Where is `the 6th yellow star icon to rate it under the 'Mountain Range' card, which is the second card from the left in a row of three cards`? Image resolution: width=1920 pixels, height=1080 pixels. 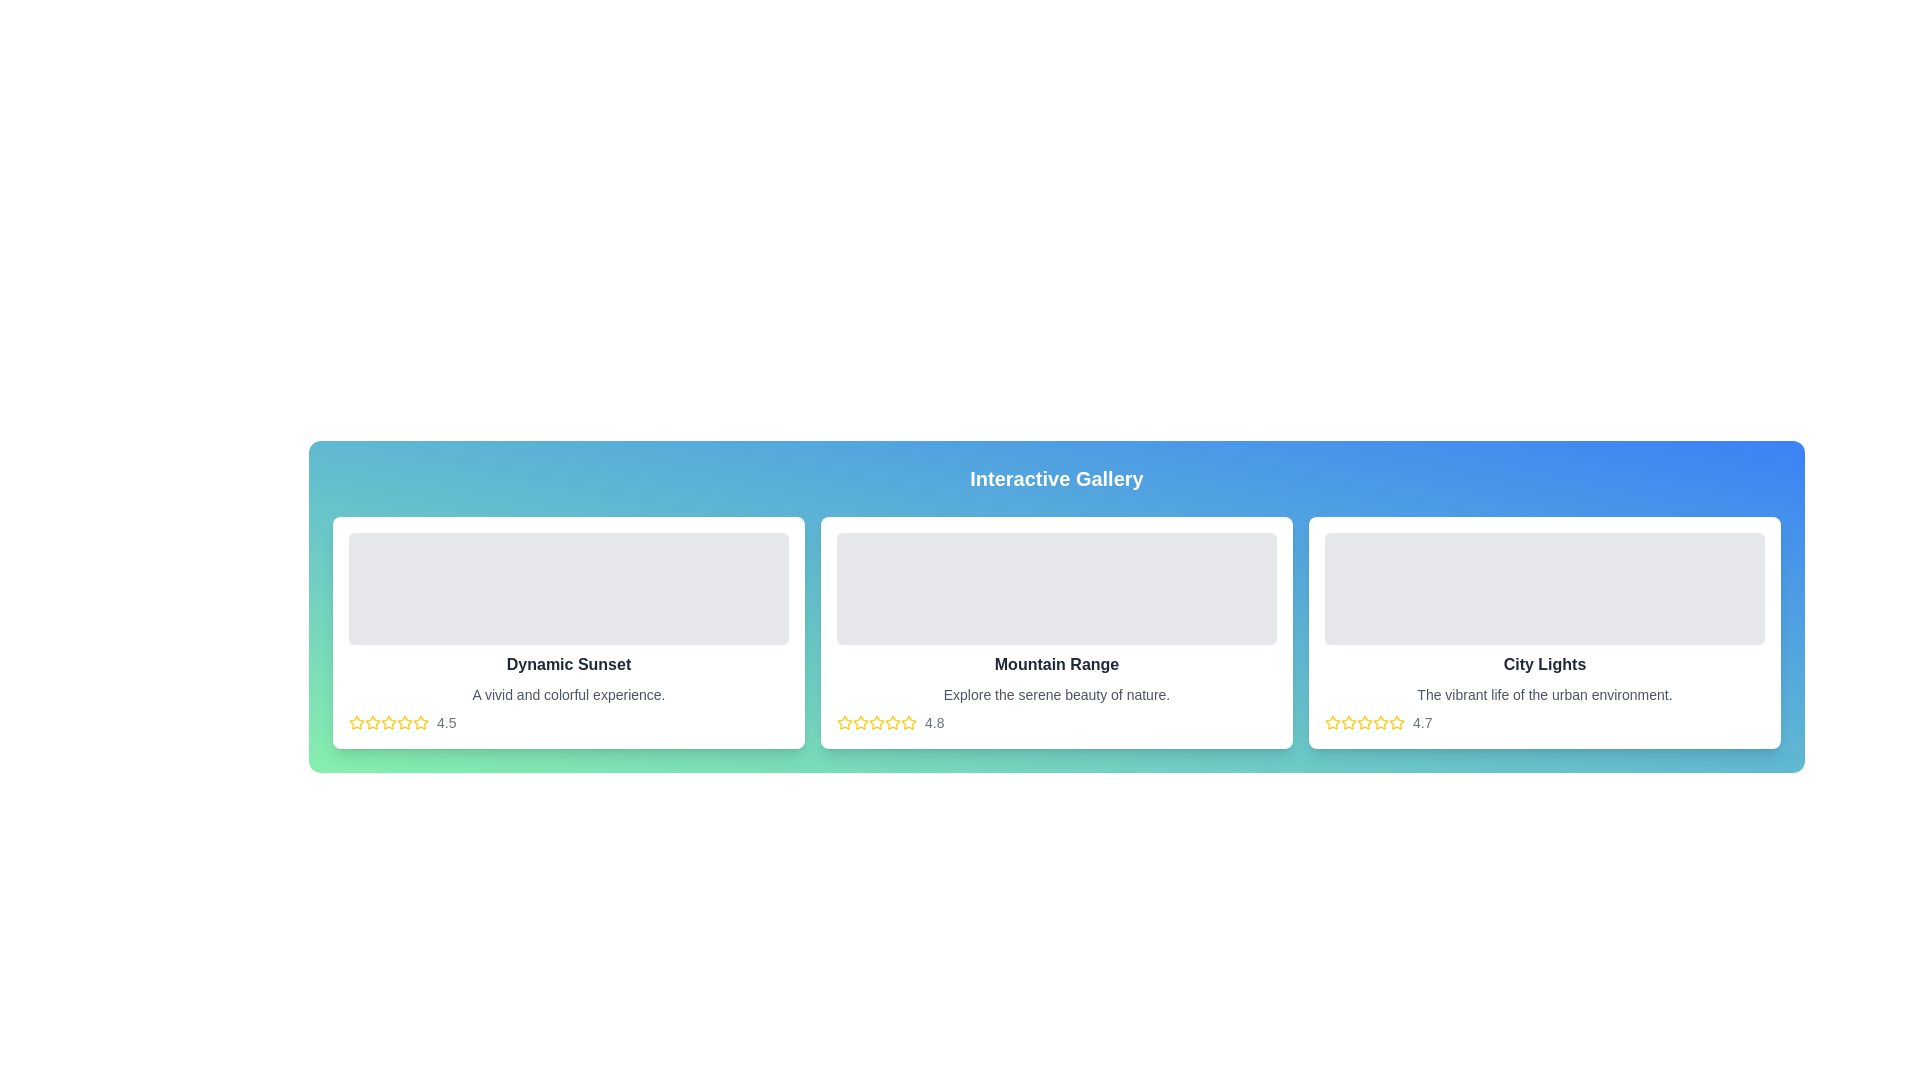
the 6th yellow star icon to rate it under the 'Mountain Range' card, which is the second card from the left in a row of three cards is located at coordinates (891, 722).